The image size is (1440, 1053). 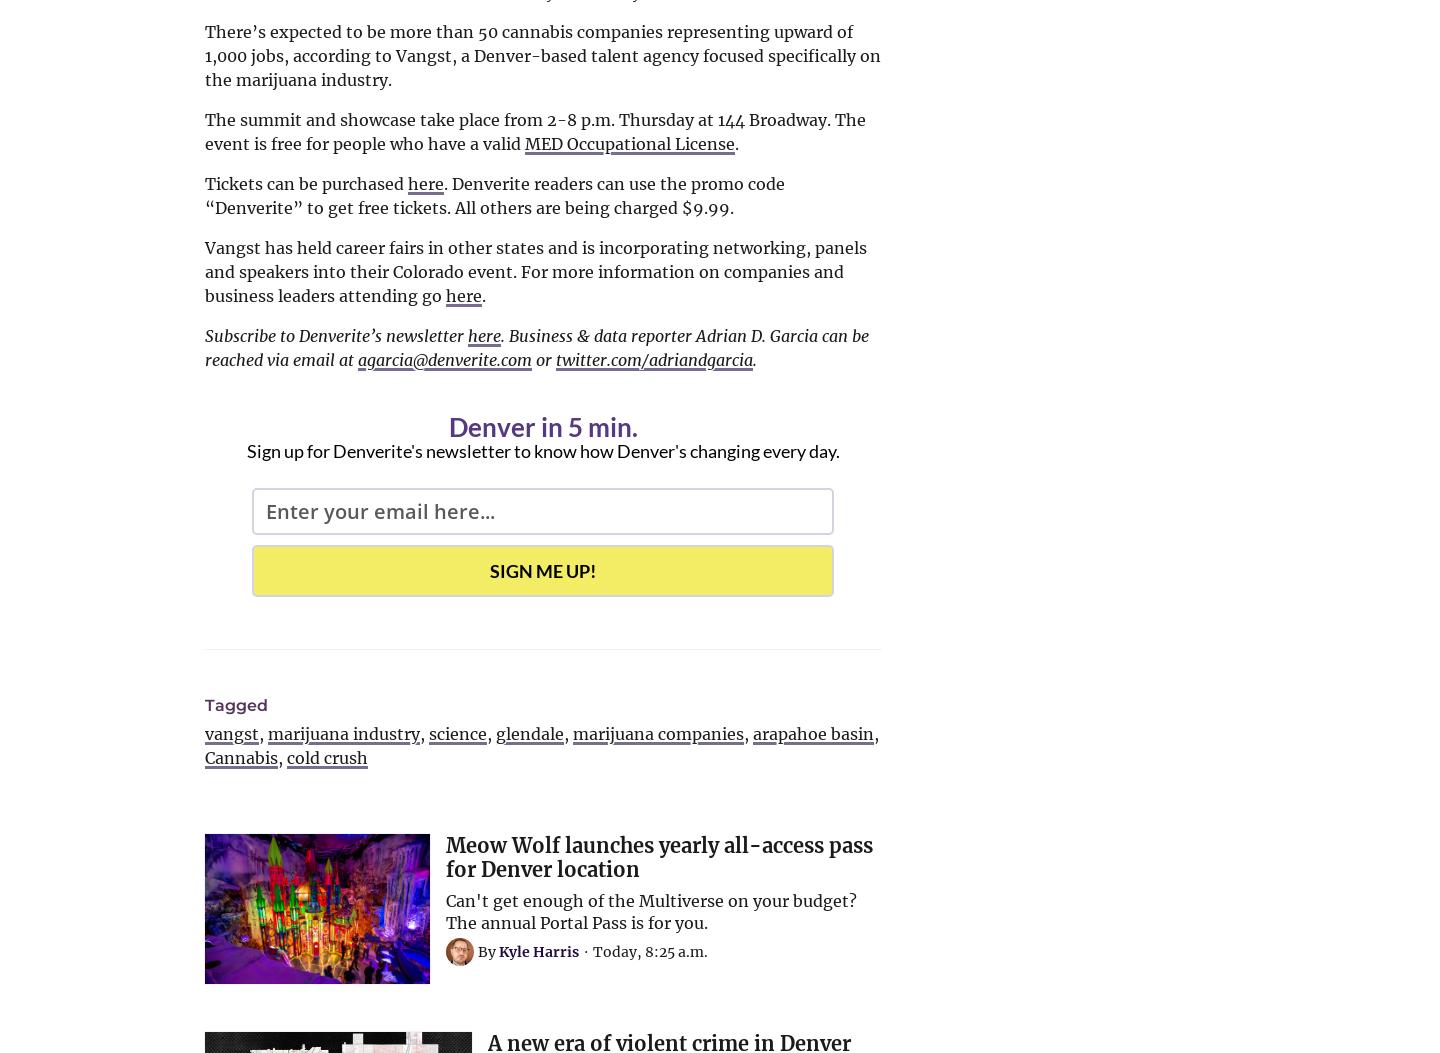 What do you see at coordinates (231, 733) in the screenshot?
I see `'vangst'` at bounding box center [231, 733].